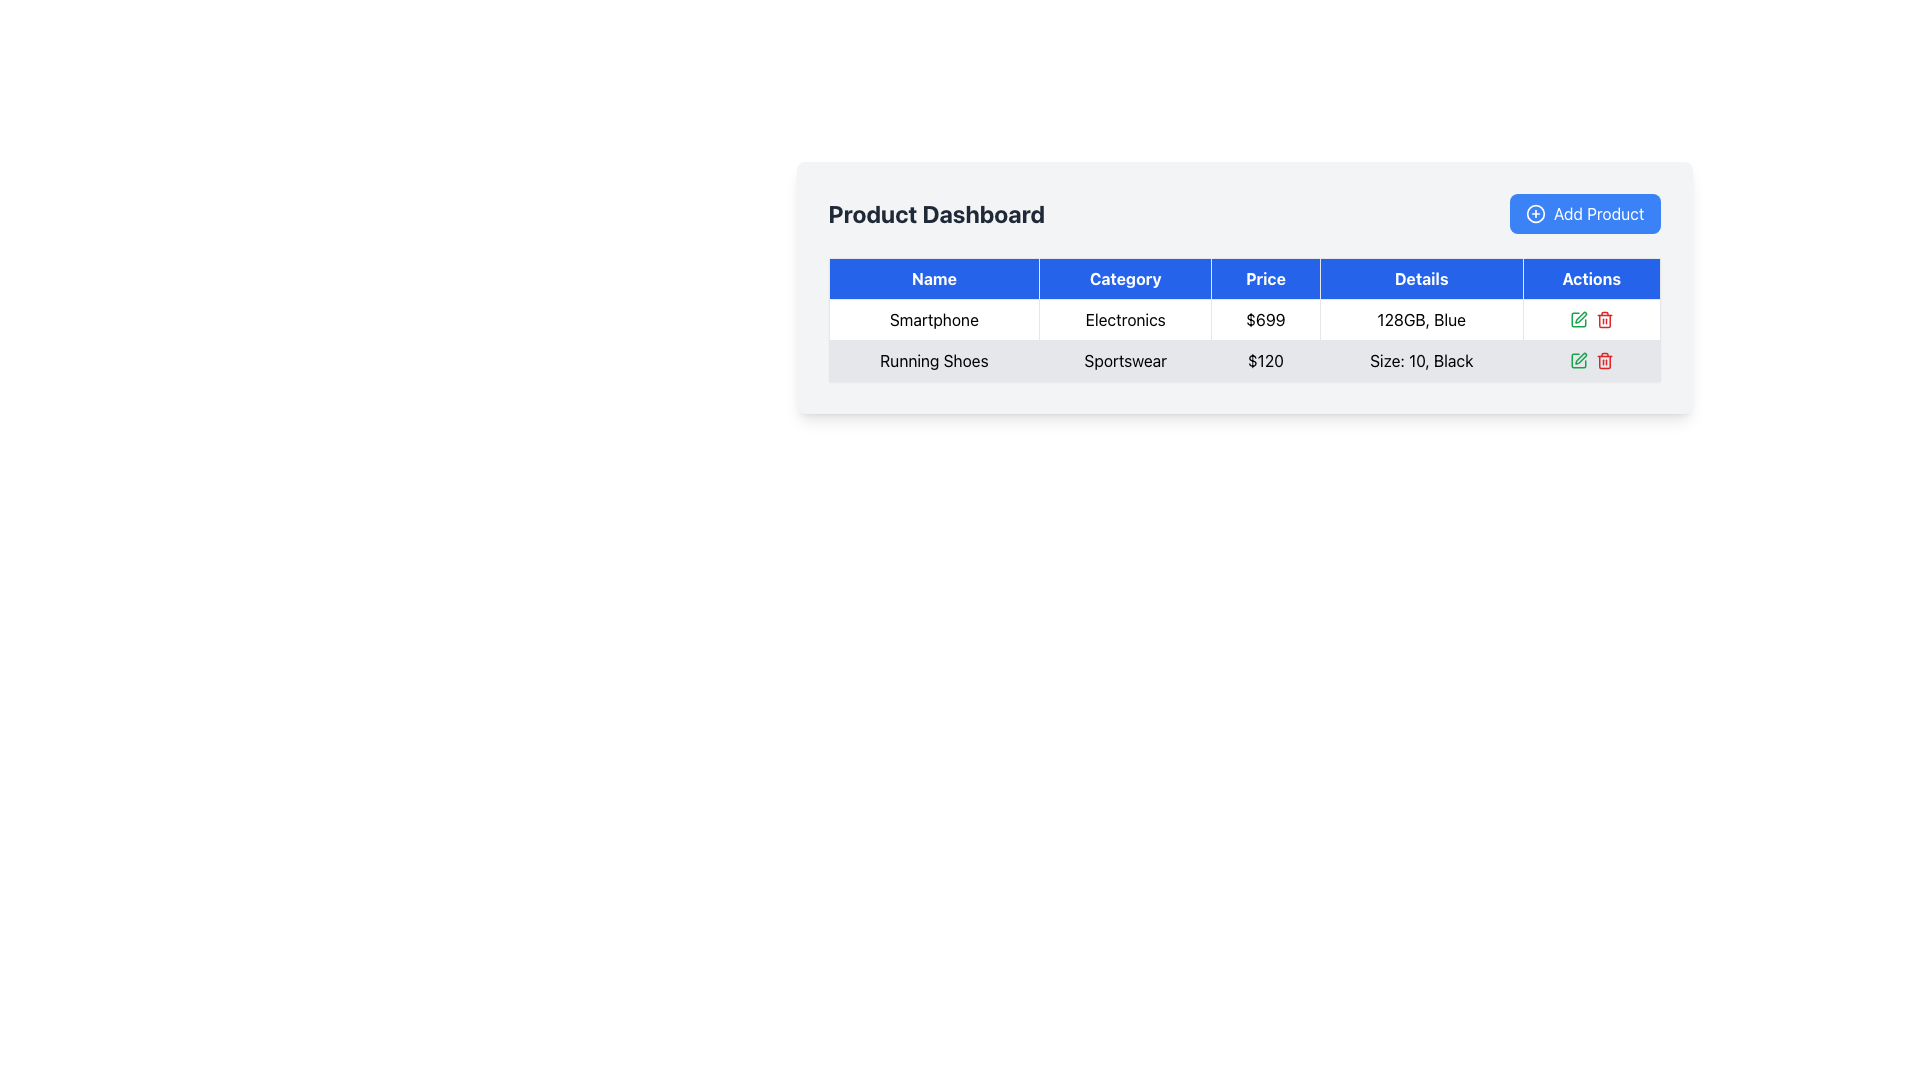  I want to click on the static text label displaying 'Size: 10, Black' in the 'Details' column of the second row of the data table, so click(1420, 361).